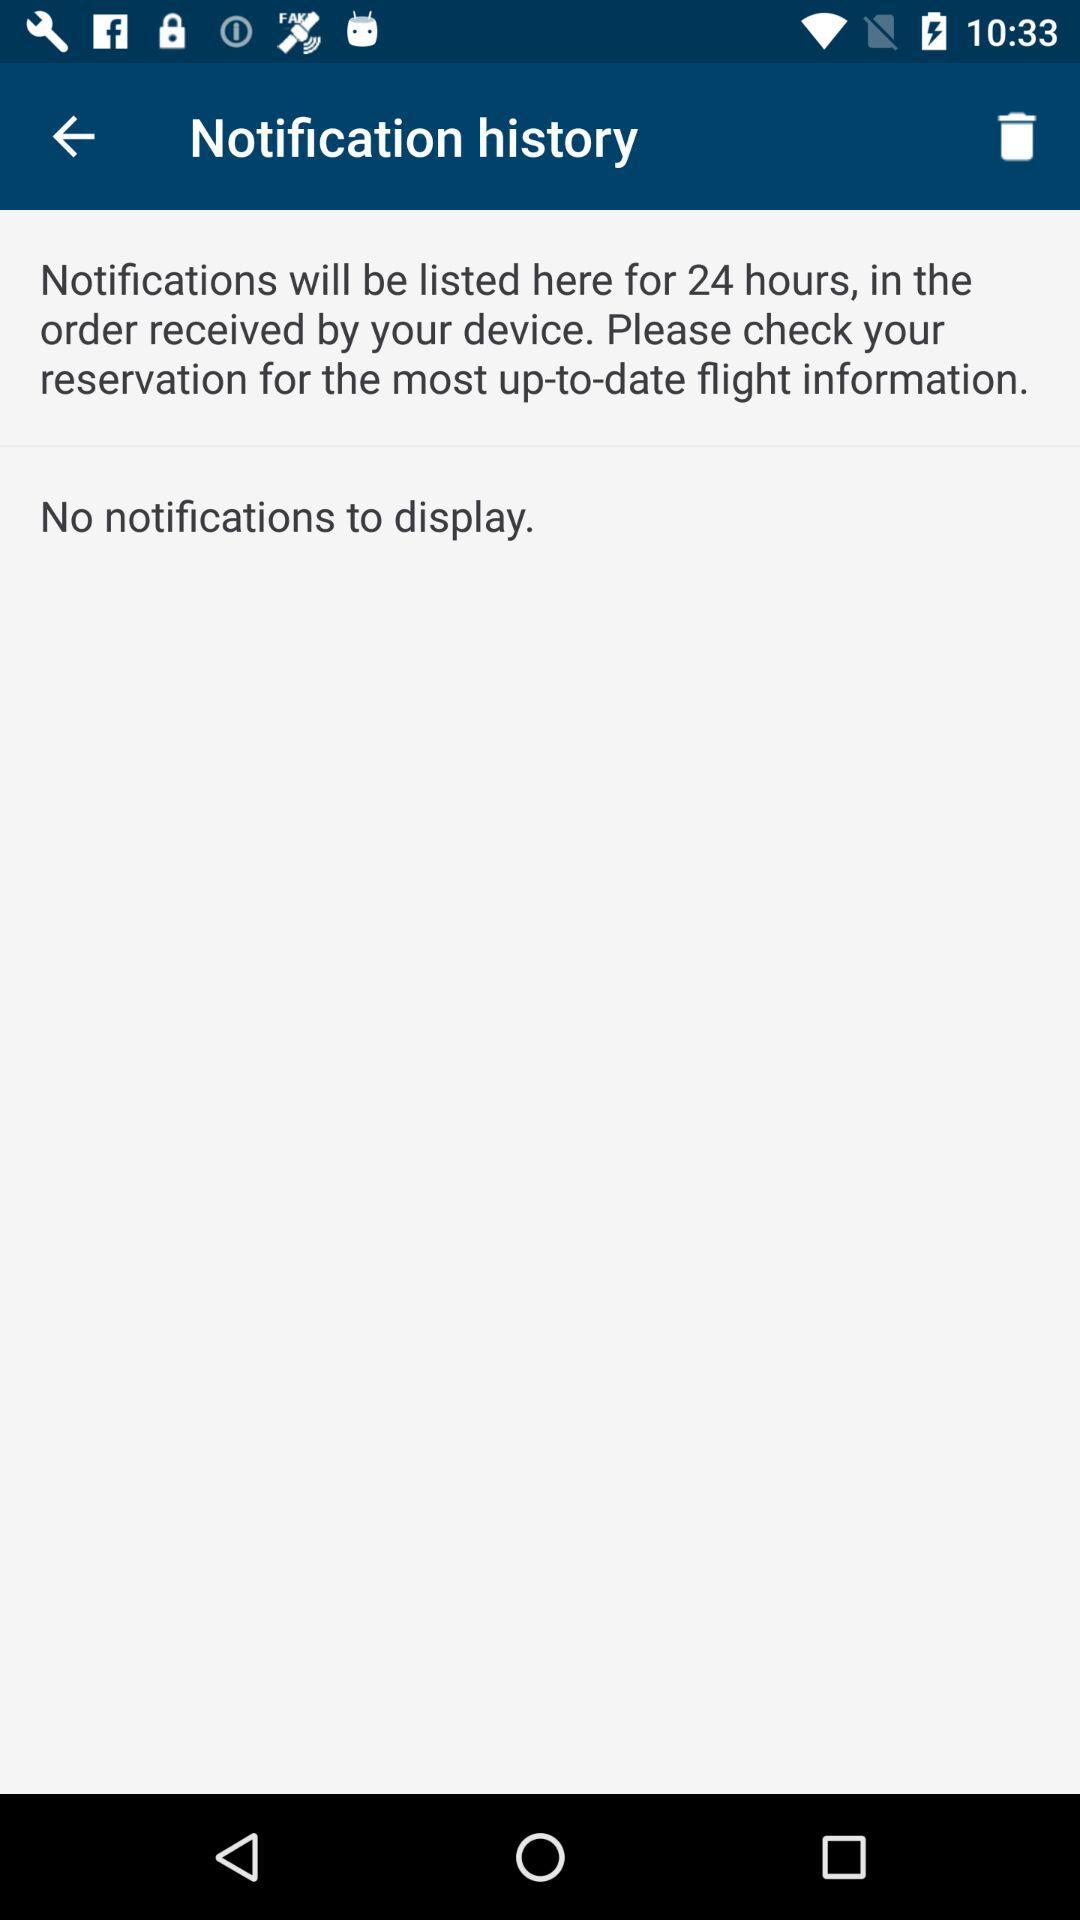  Describe the element at coordinates (72, 135) in the screenshot. I see `the icon above notifications will be` at that location.